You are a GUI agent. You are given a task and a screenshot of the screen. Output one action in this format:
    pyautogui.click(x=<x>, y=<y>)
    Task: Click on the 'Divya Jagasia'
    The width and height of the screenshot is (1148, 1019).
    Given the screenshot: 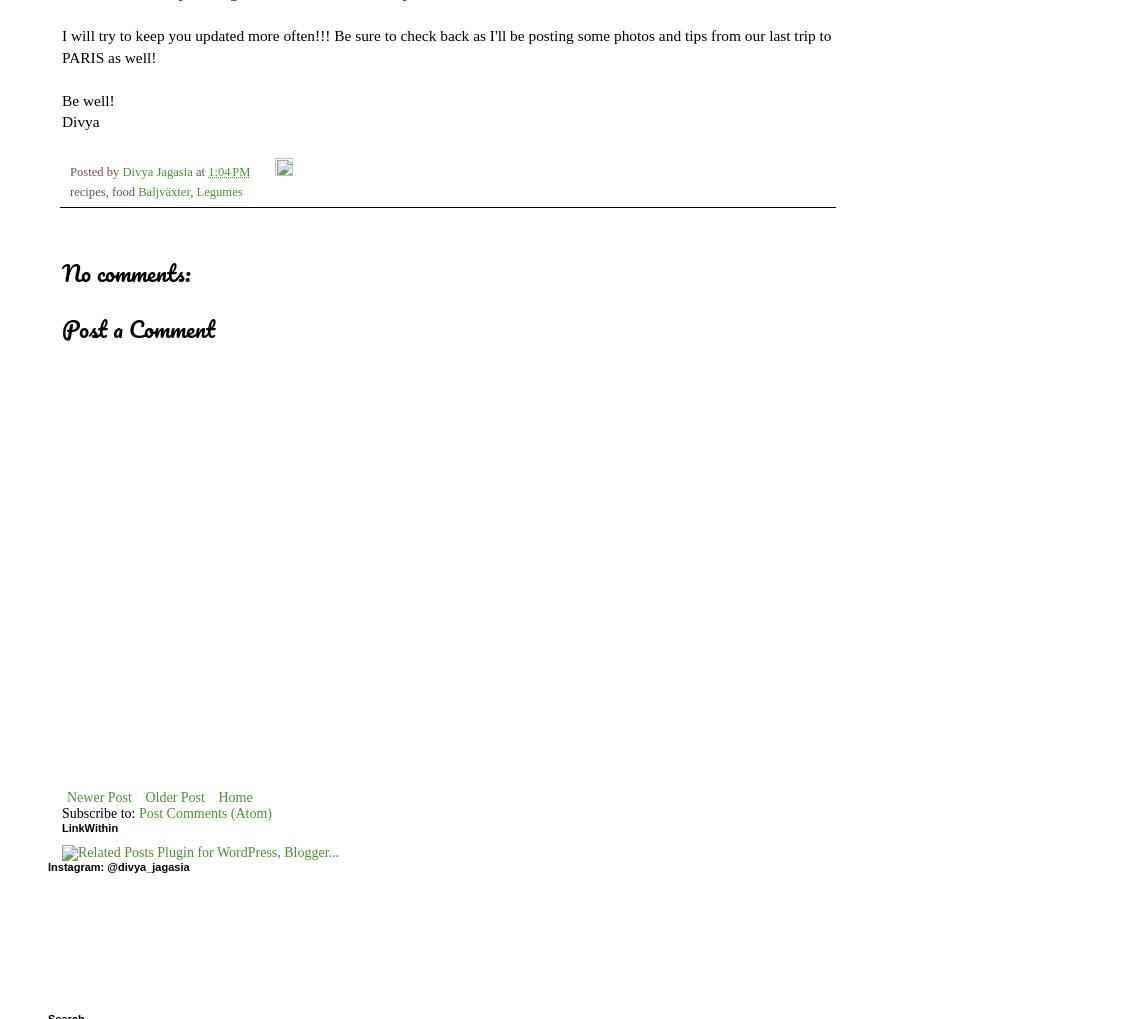 What is the action you would take?
    pyautogui.click(x=156, y=170)
    